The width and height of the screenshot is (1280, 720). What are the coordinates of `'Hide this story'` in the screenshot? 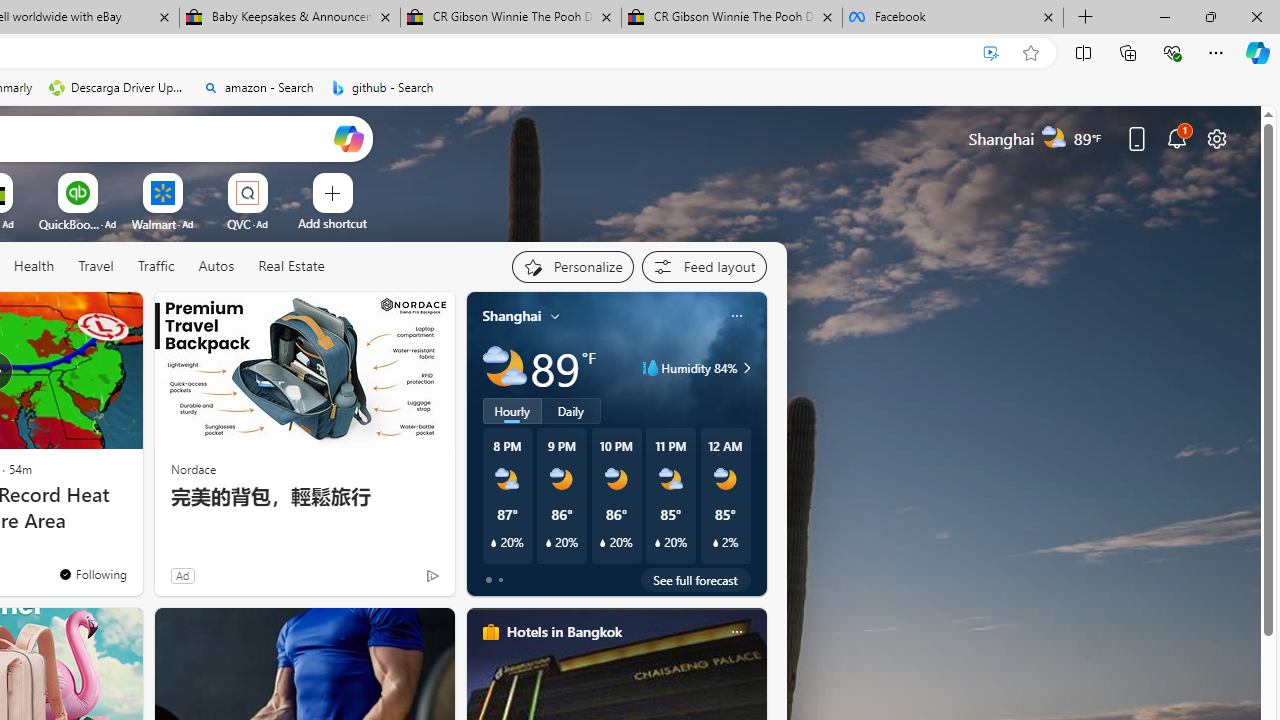 It's located at (81, 315).